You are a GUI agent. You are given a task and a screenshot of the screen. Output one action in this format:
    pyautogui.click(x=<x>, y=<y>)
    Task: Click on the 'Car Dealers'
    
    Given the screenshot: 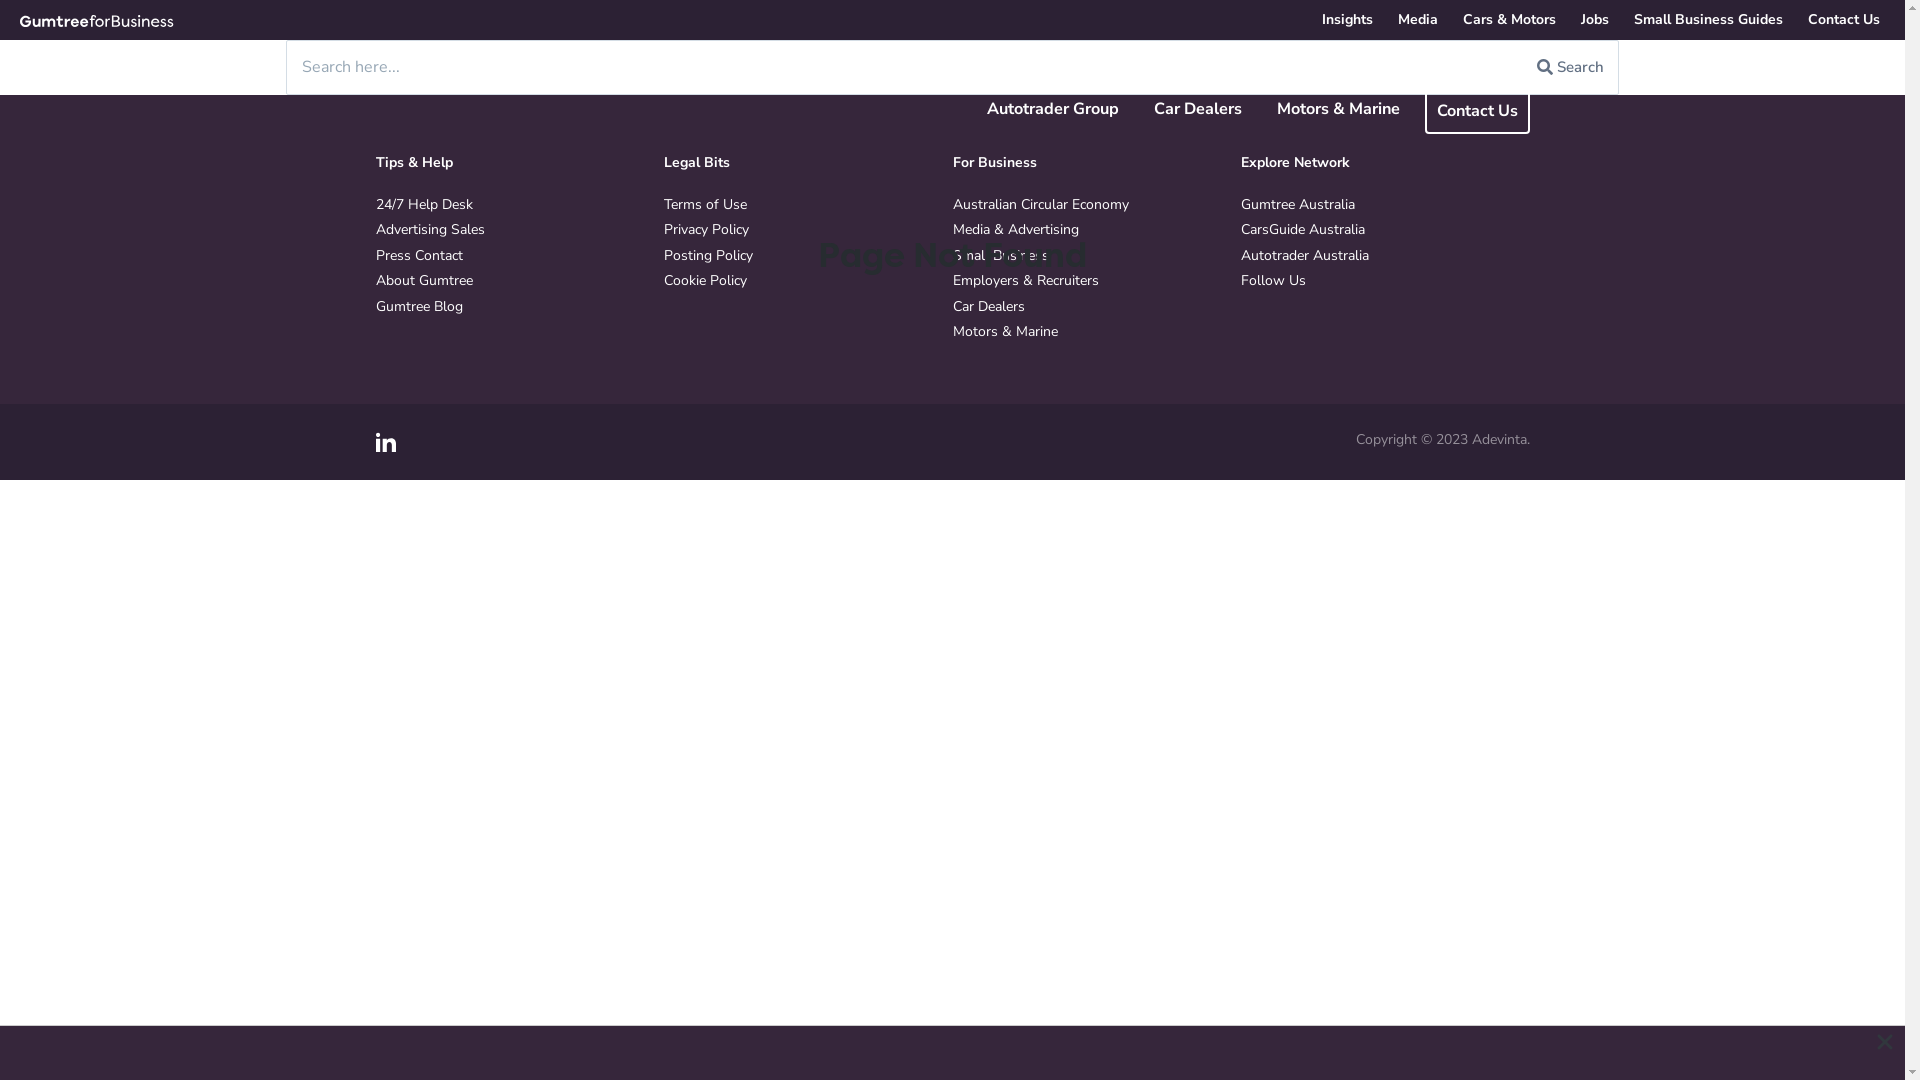 What is the action you would take?
    pyautogui.click(x=950, y=306)
    